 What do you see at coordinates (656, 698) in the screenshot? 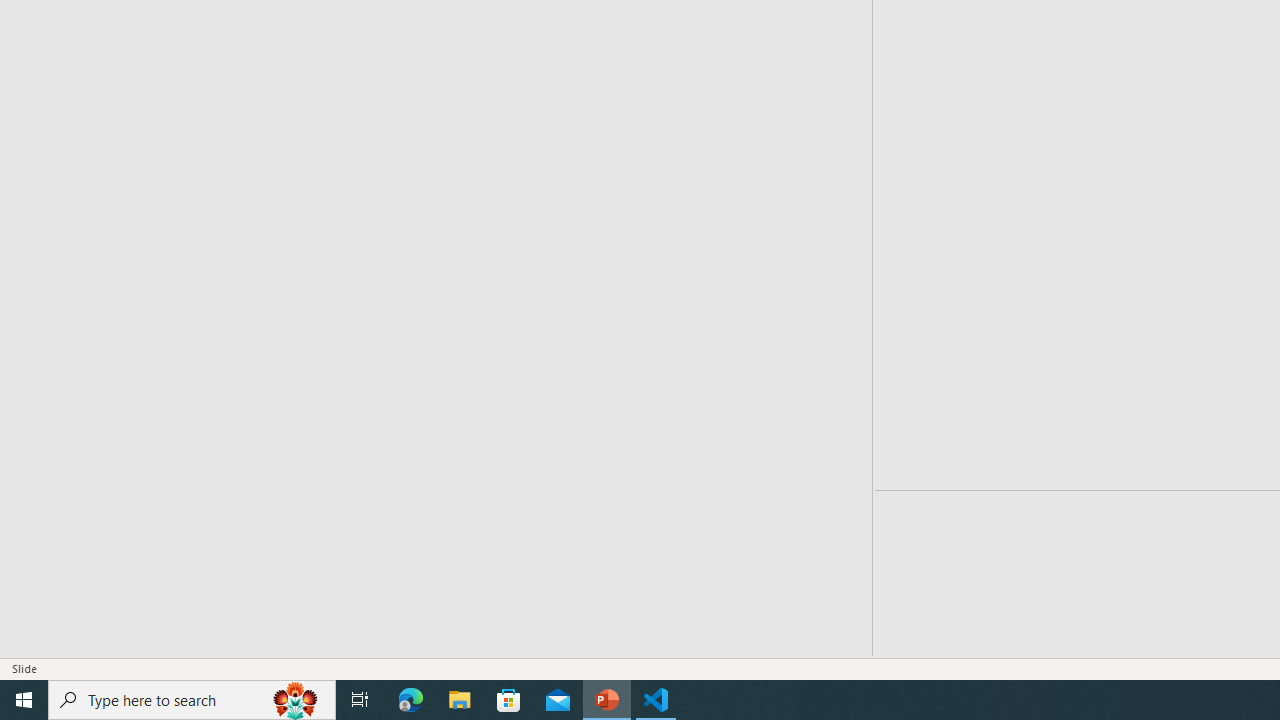
I see `'Visual Studio Code - 1 running window'` at bounding box center [656, 698].